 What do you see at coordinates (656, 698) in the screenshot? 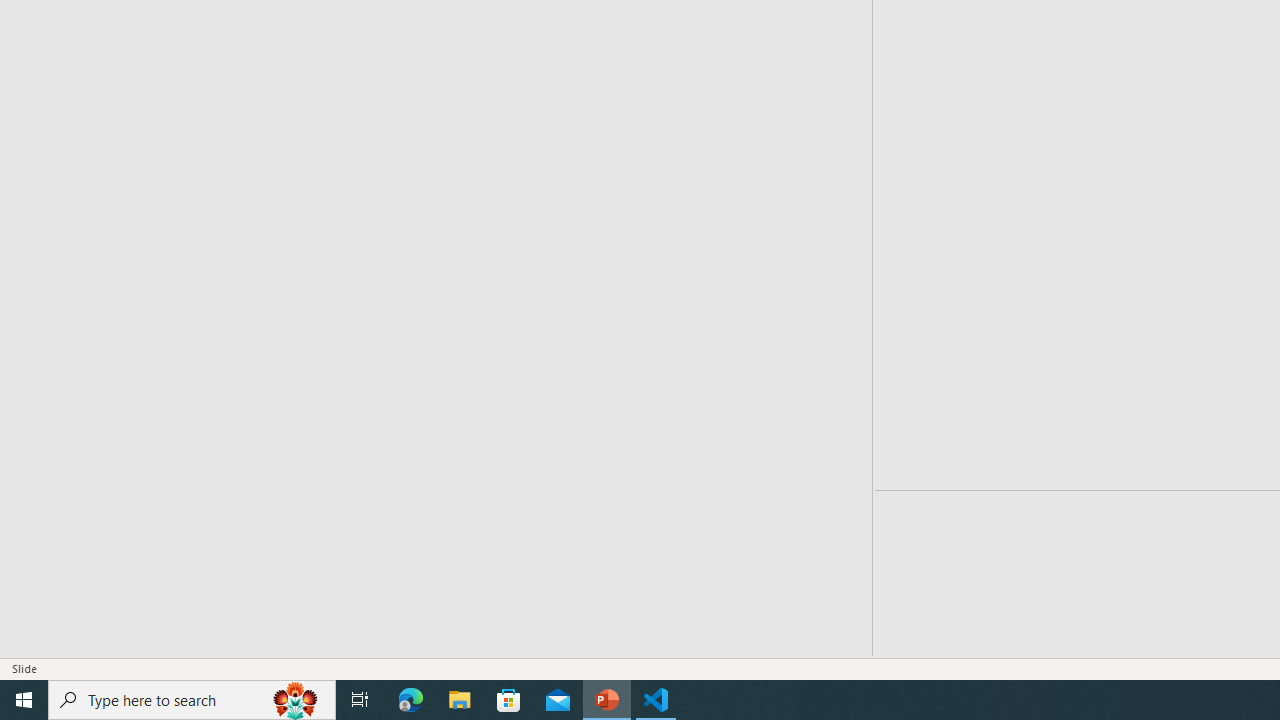
I see `'Visual Studio Code - 1 running window'` at bounding box center [656, 698].